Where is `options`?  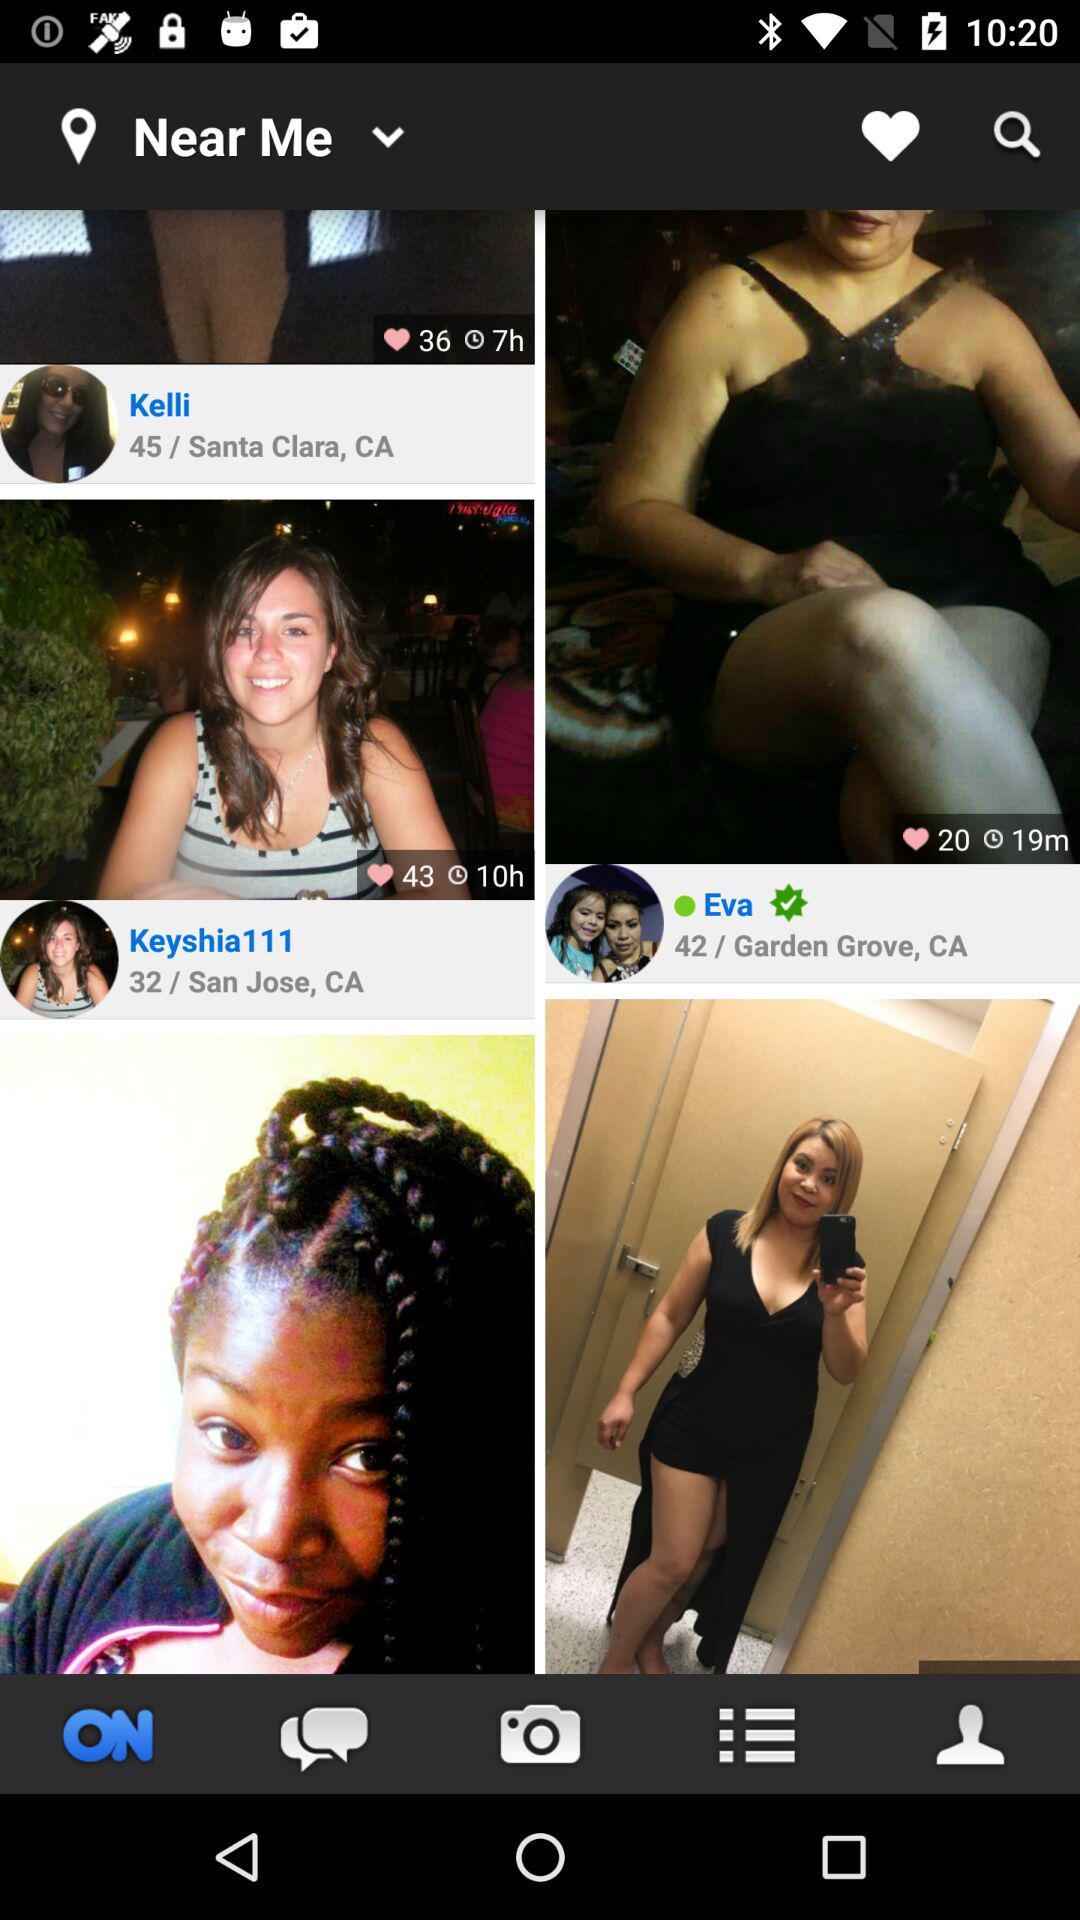 options is located at coordinates (756, 1733).